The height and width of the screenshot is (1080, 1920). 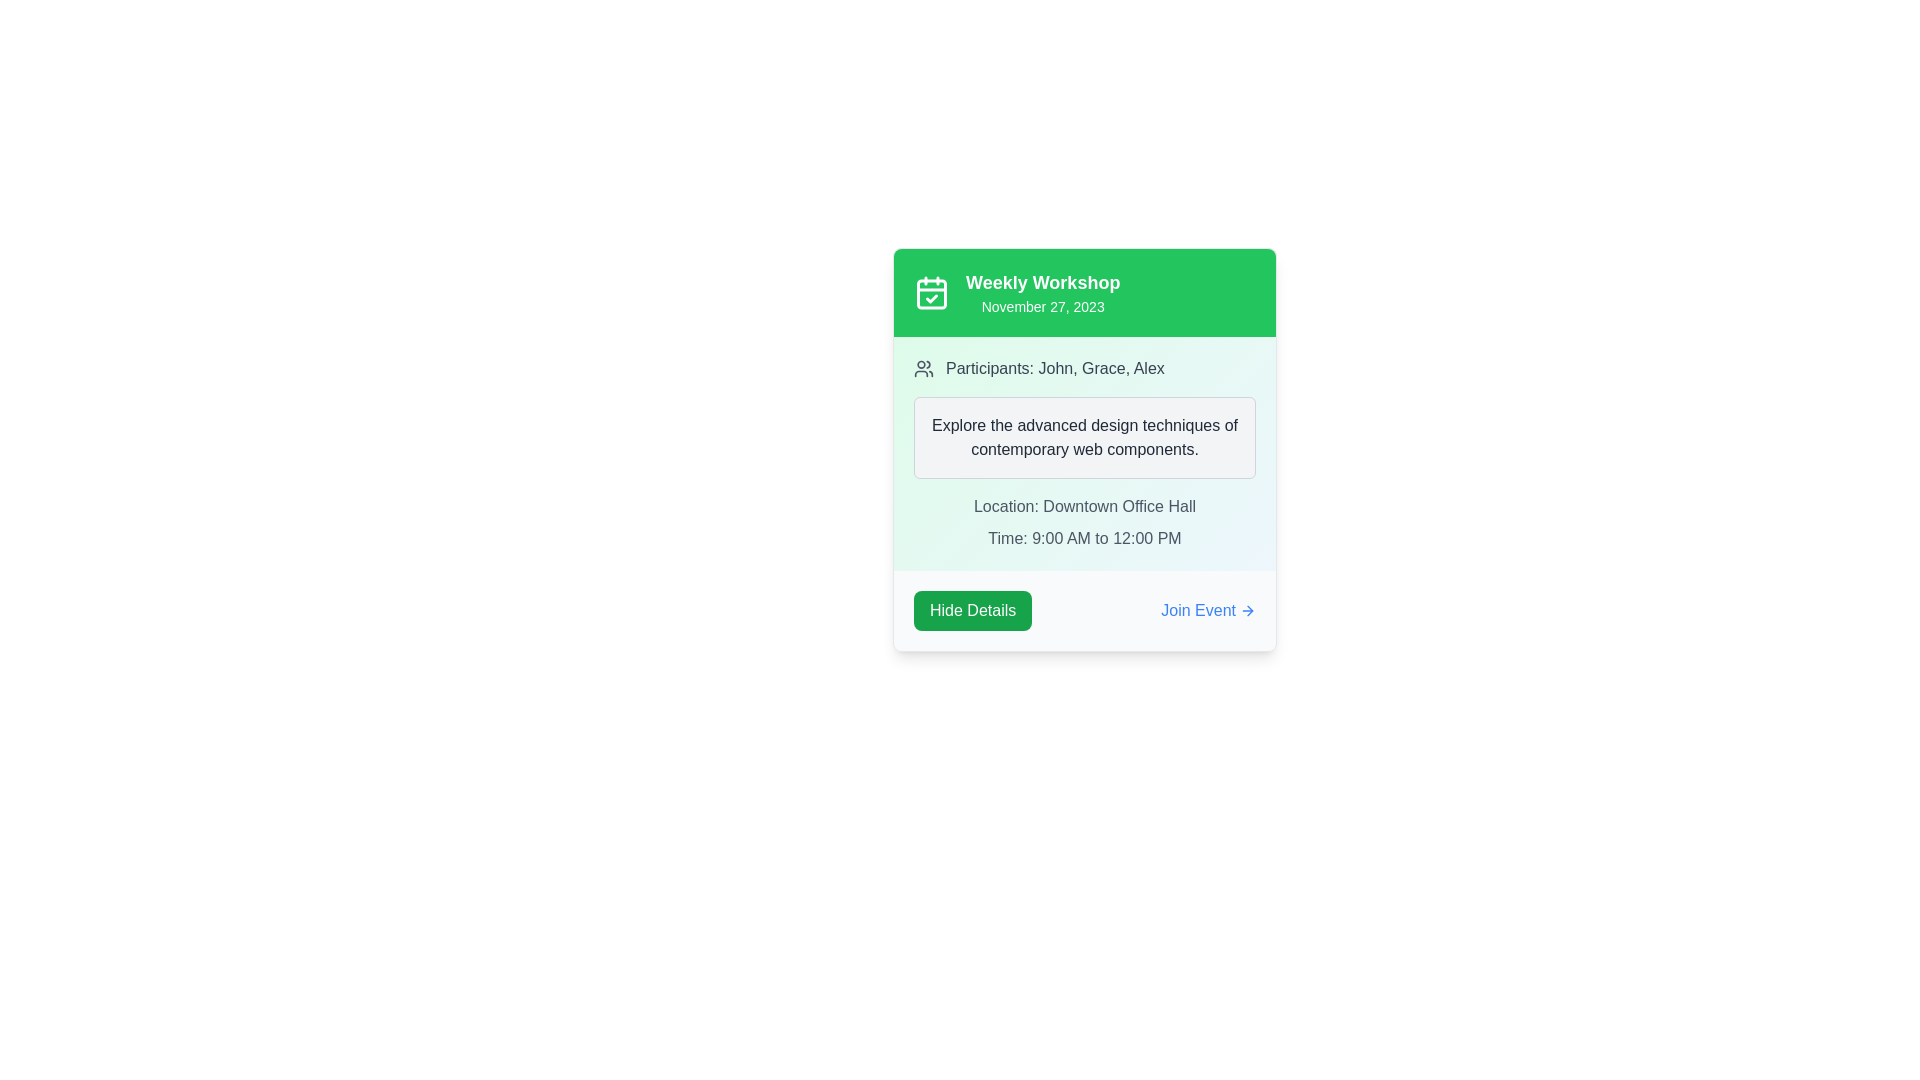 What do you see at coordinates (1083, 505) in the screenshot?
I see `displayed text from the Text display element showing 'Location: Downtown Office Hall', which is styled in gray font color and situated above the 'Time: 9:00 AM to 12:00 PM' text` at bounding box center [1083, 505].